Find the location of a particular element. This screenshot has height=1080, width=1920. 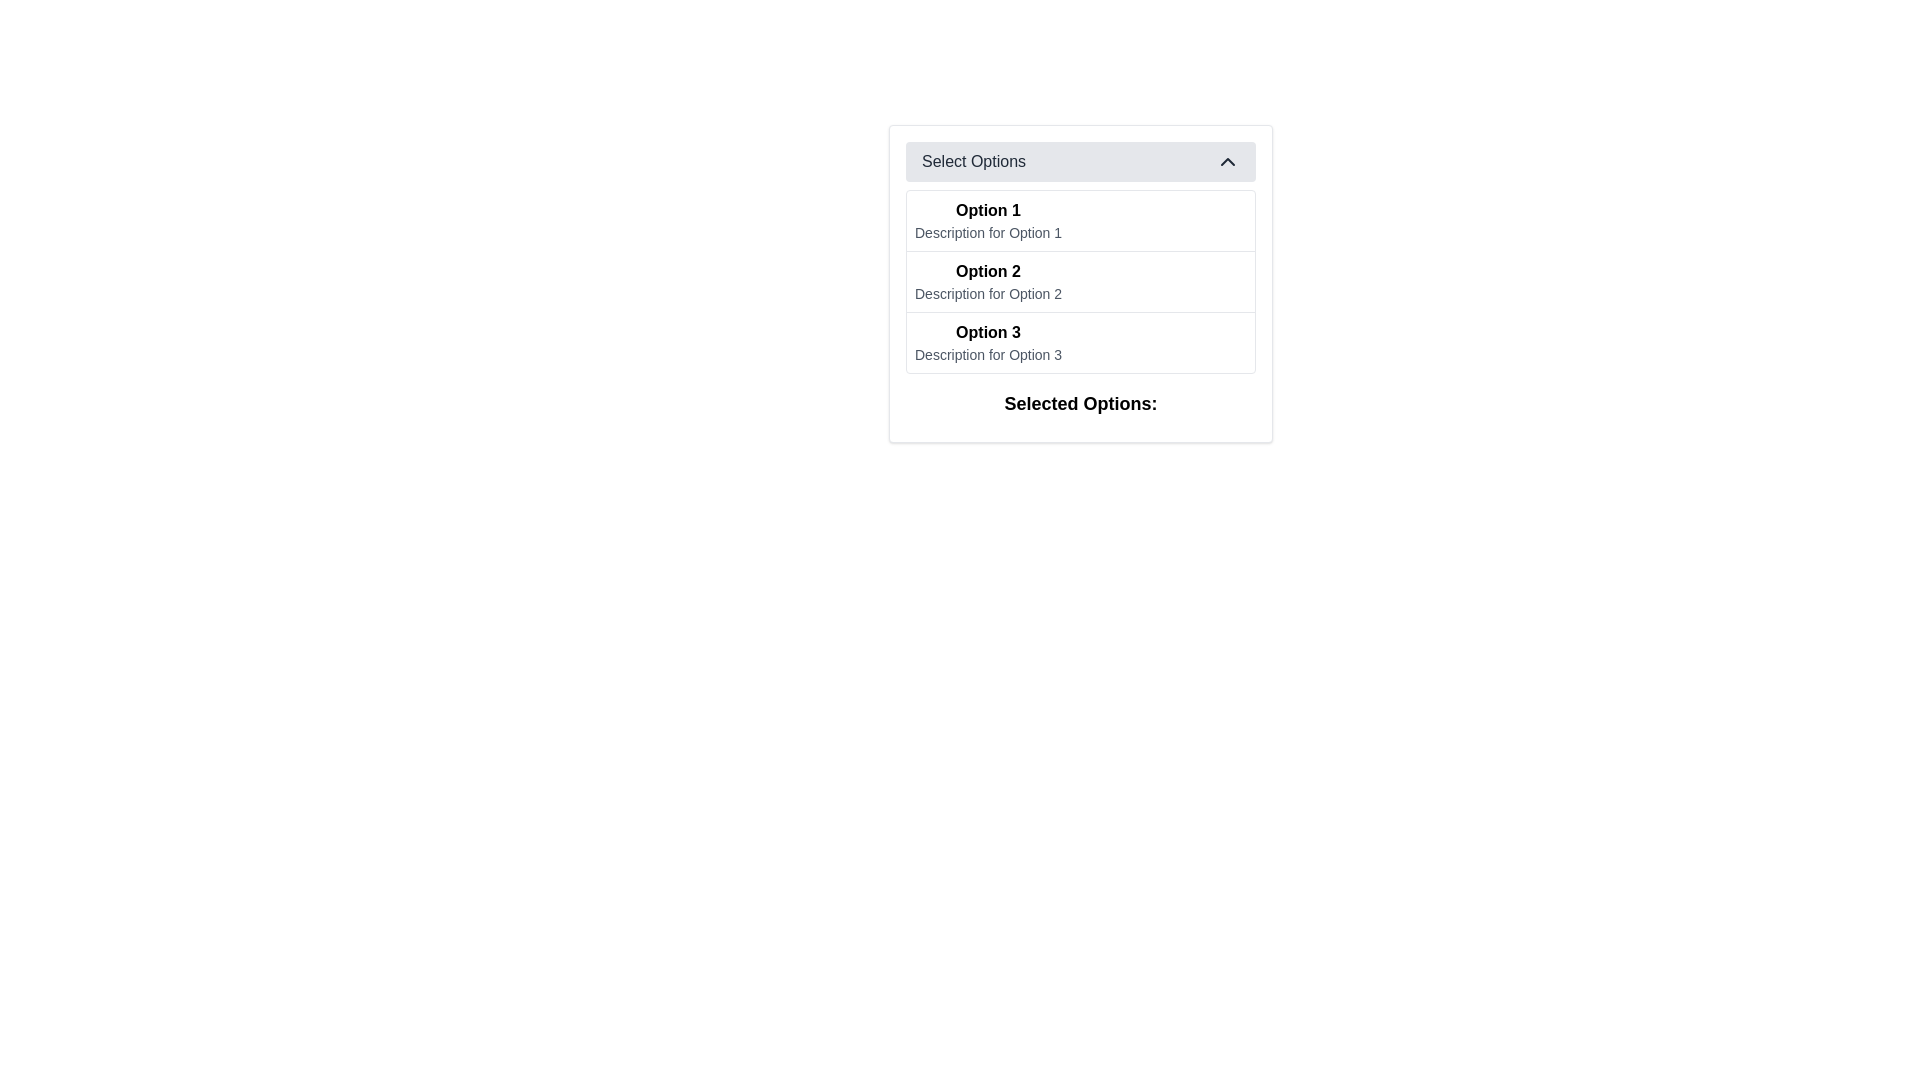

the first entry of the interactive list item labeled 'Option 1' to trigger visual feedback is located at coordinates (1079, 220).